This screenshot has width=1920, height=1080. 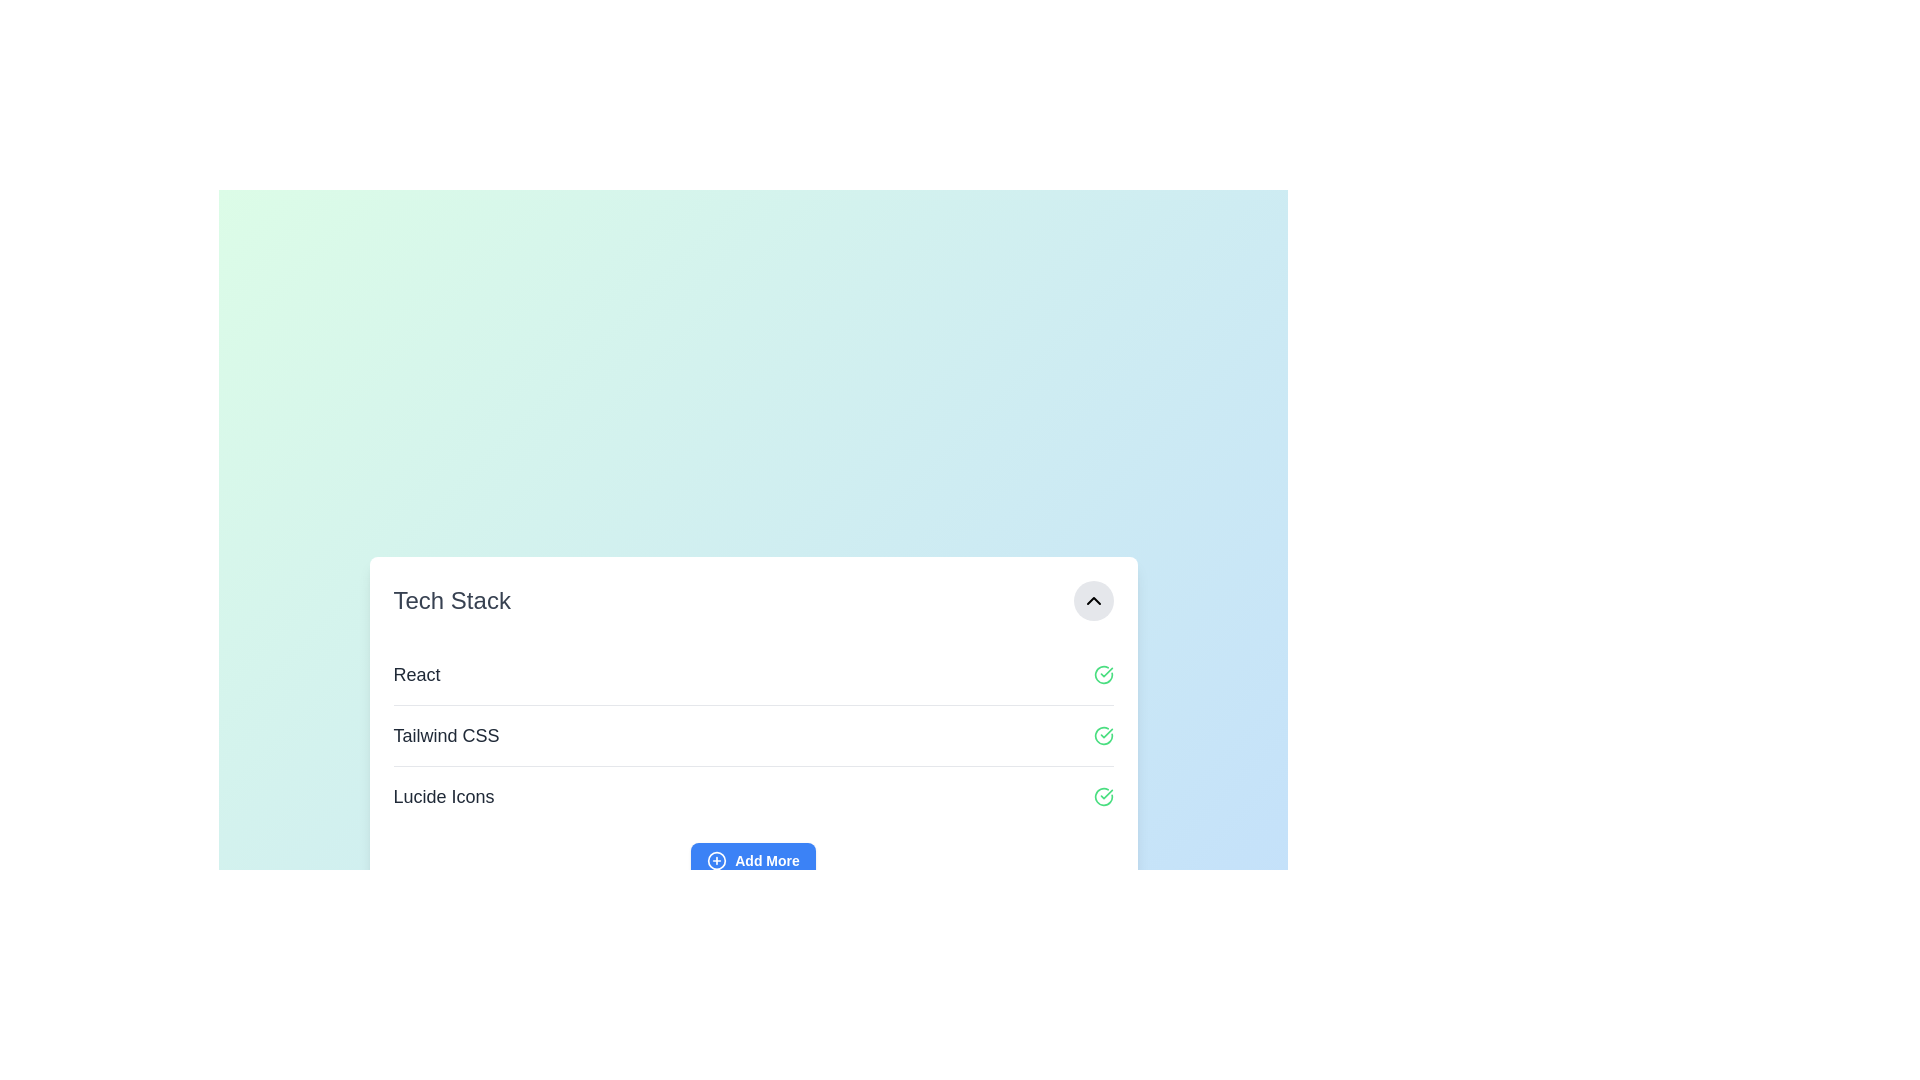 What do you see at coordinates (416, 675) in the screenshot?
I see `the textual label displaying 'React'` at bounding box center [416, 675].